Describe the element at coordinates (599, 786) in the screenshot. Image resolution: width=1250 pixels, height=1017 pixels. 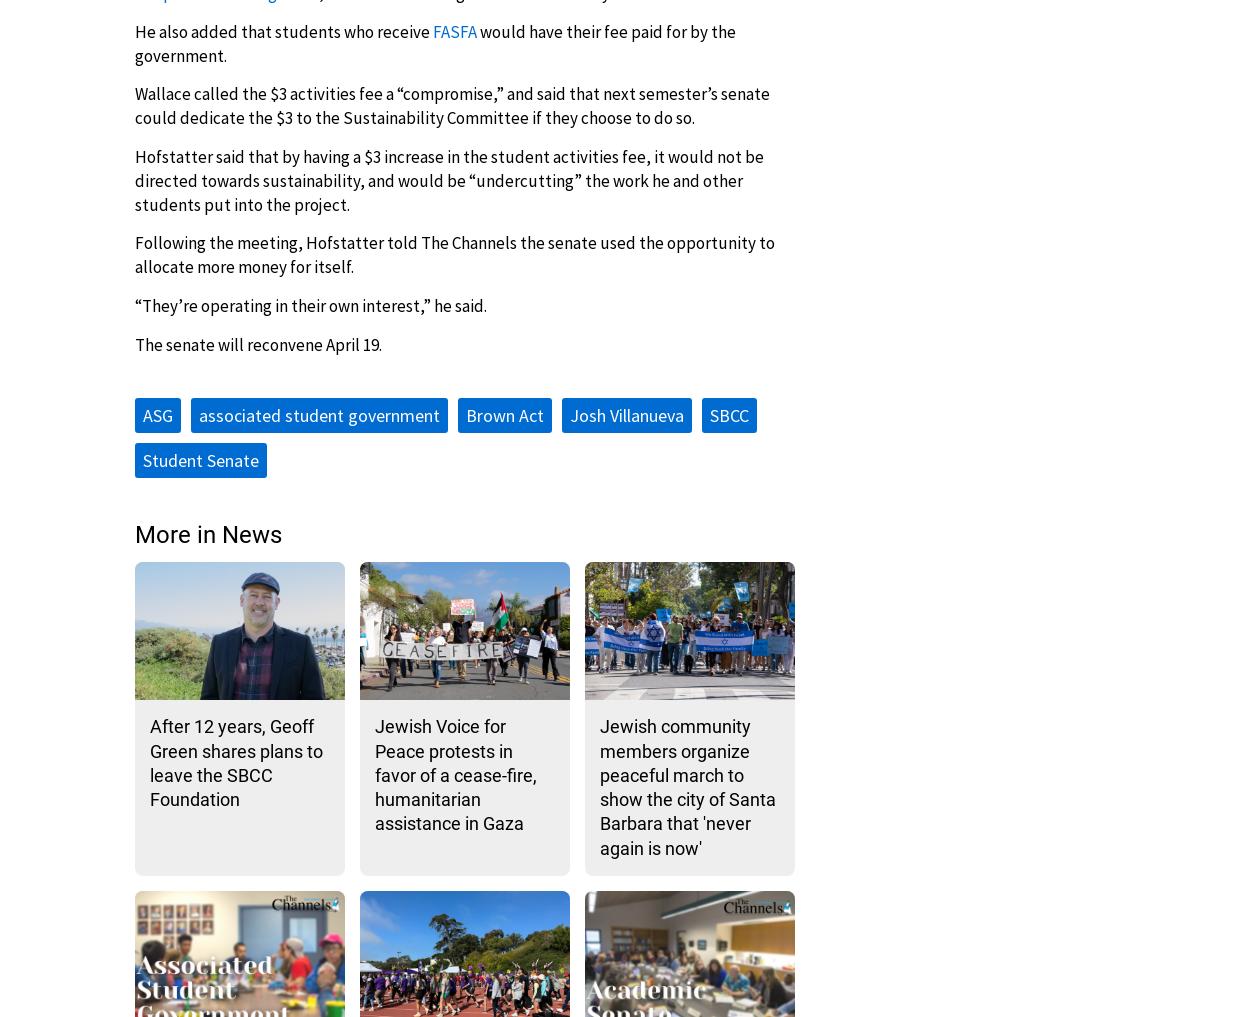
I see `'Jewish community members organize peaceful march to show the city of Santa Barbara that 'never again is now''` at that location.